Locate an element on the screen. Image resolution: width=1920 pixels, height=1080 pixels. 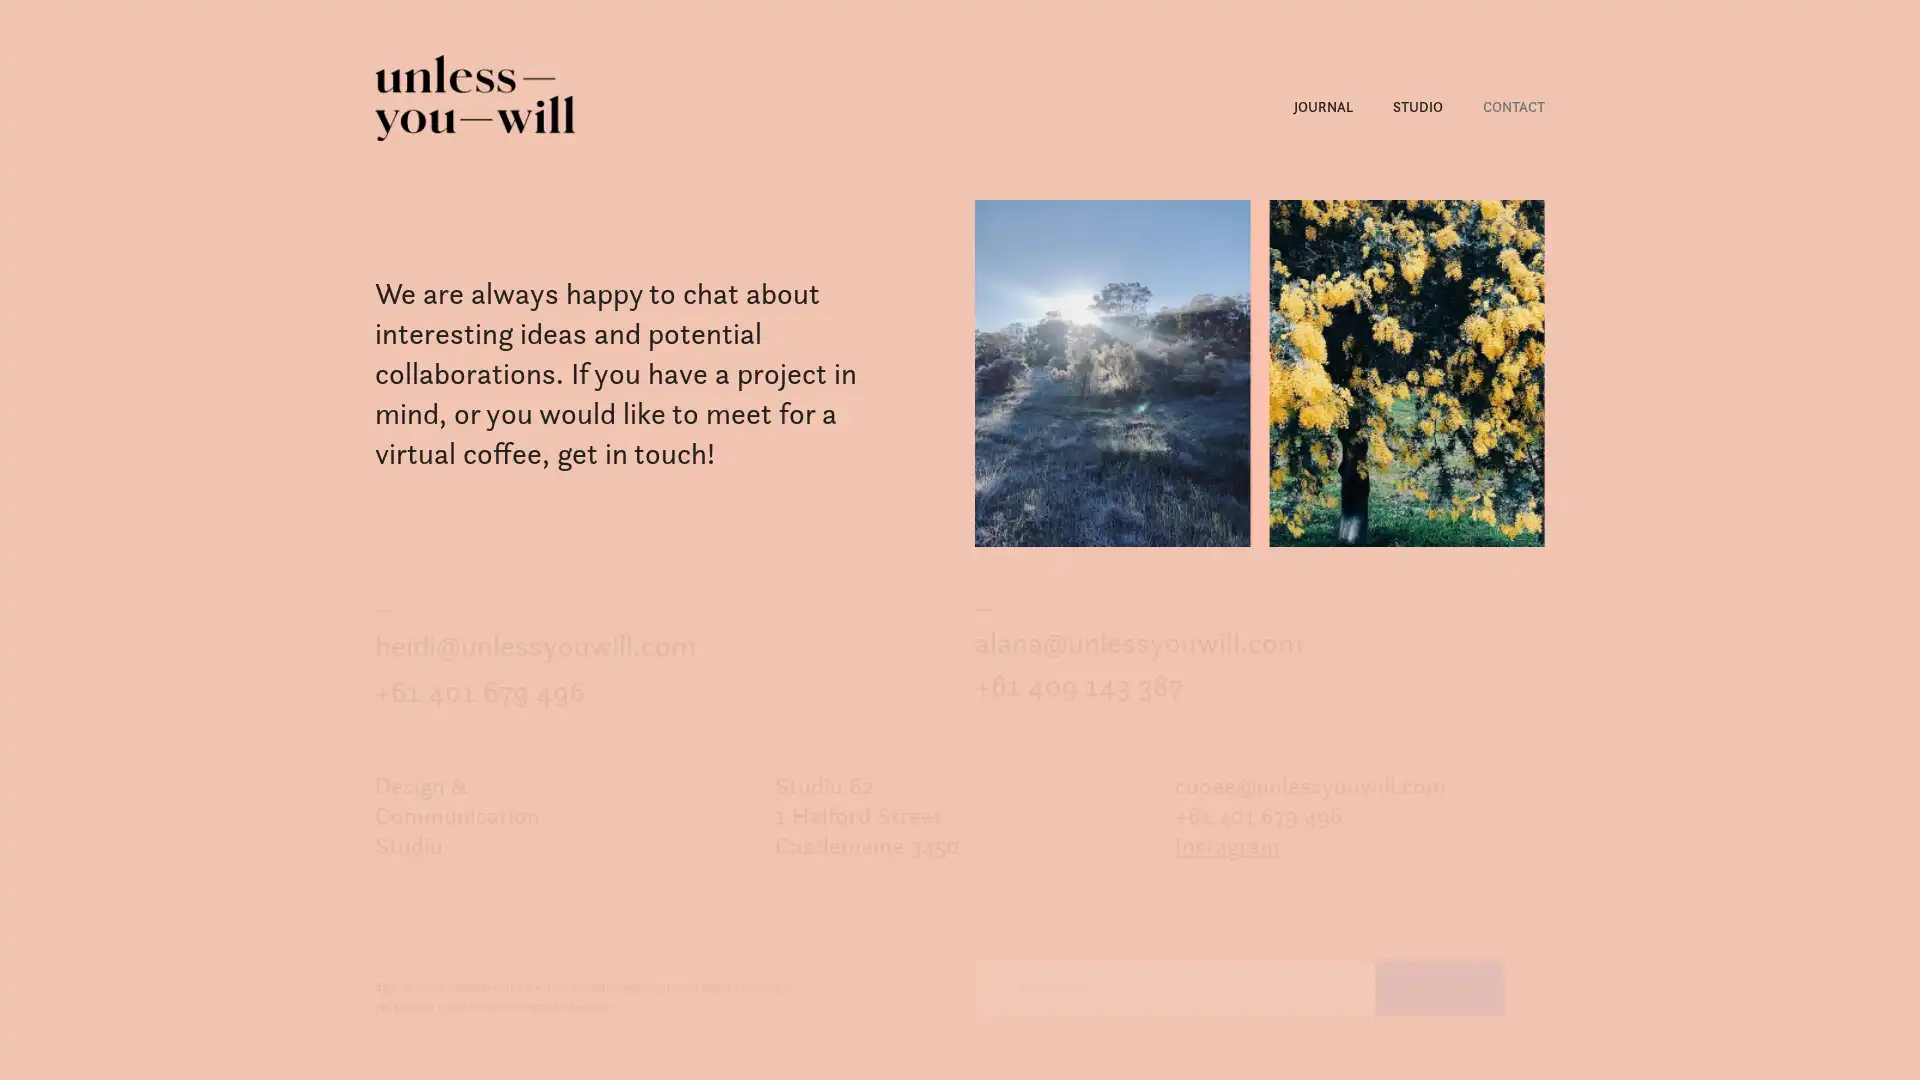
Subscribe is located at coordinates (1438, 986).